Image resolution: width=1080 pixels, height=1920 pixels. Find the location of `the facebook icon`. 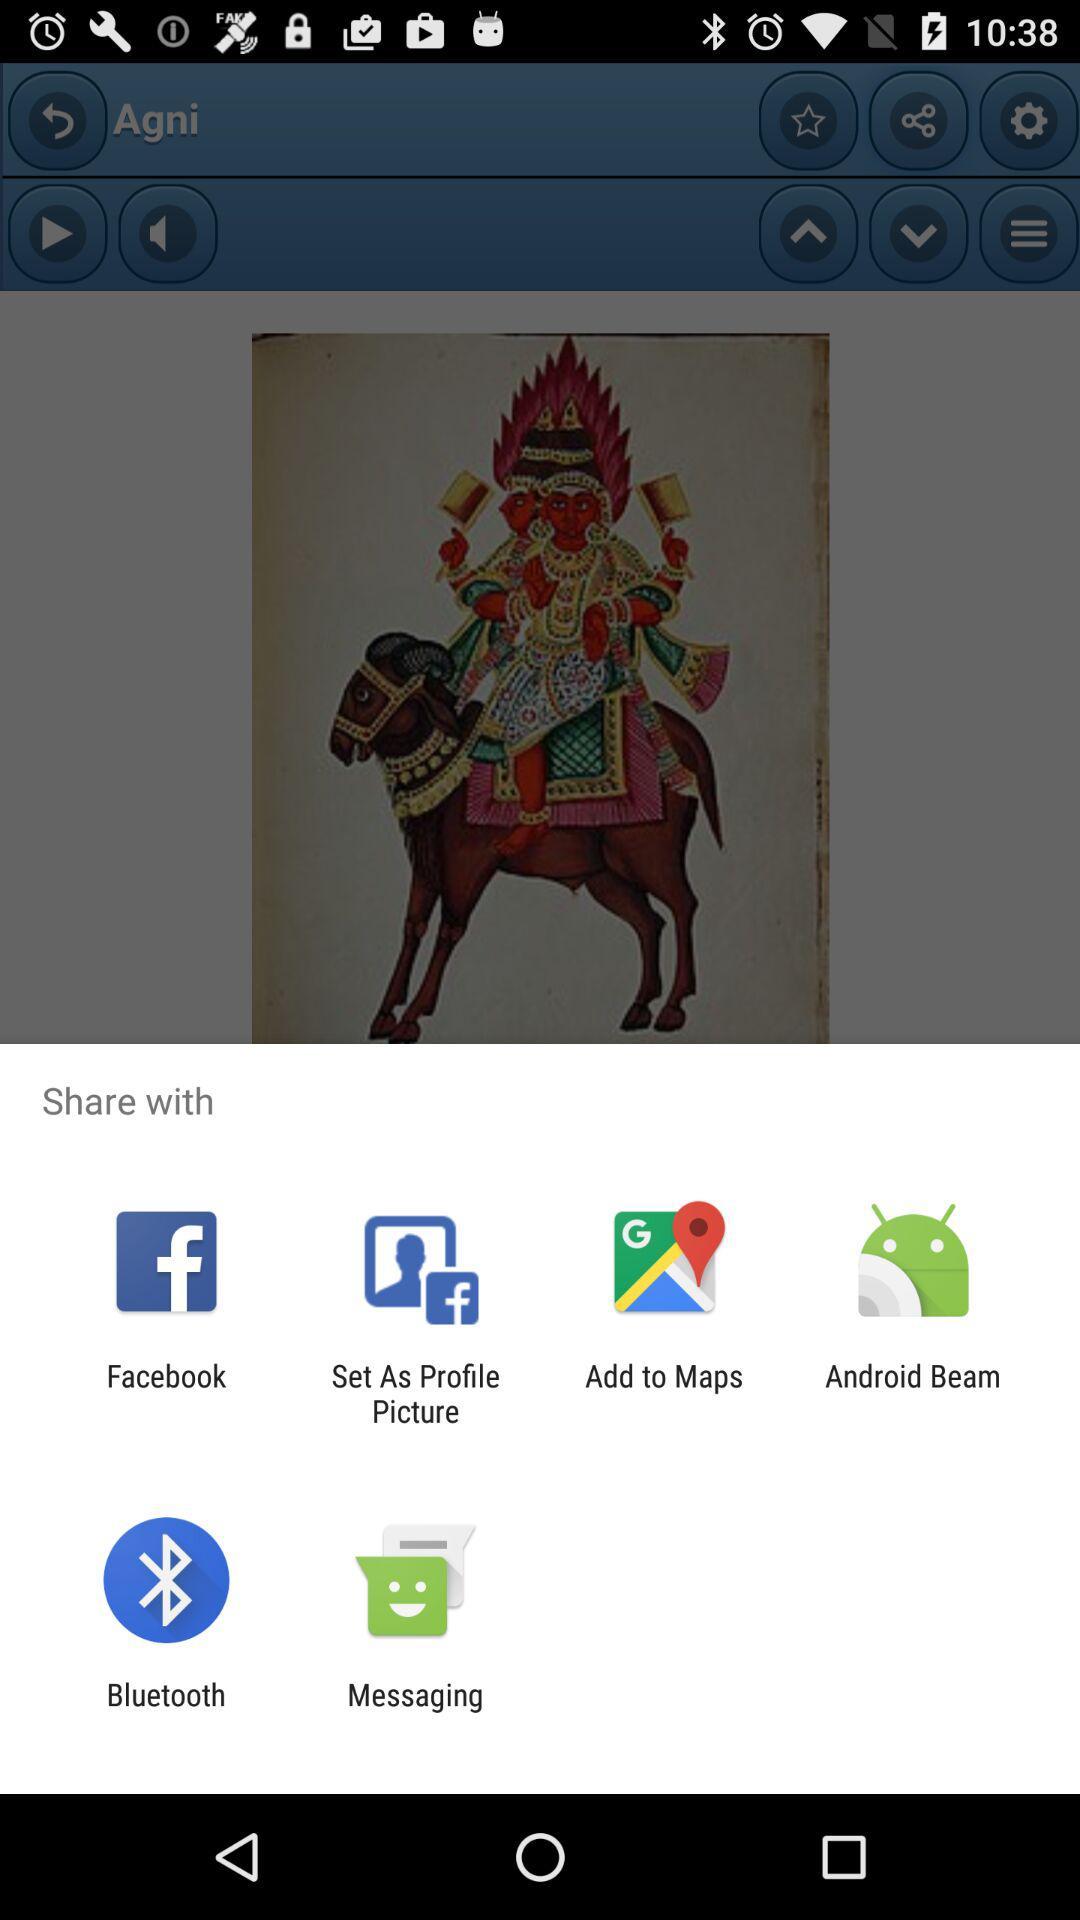

the facebook icon is located at coordinates (165, 1392).